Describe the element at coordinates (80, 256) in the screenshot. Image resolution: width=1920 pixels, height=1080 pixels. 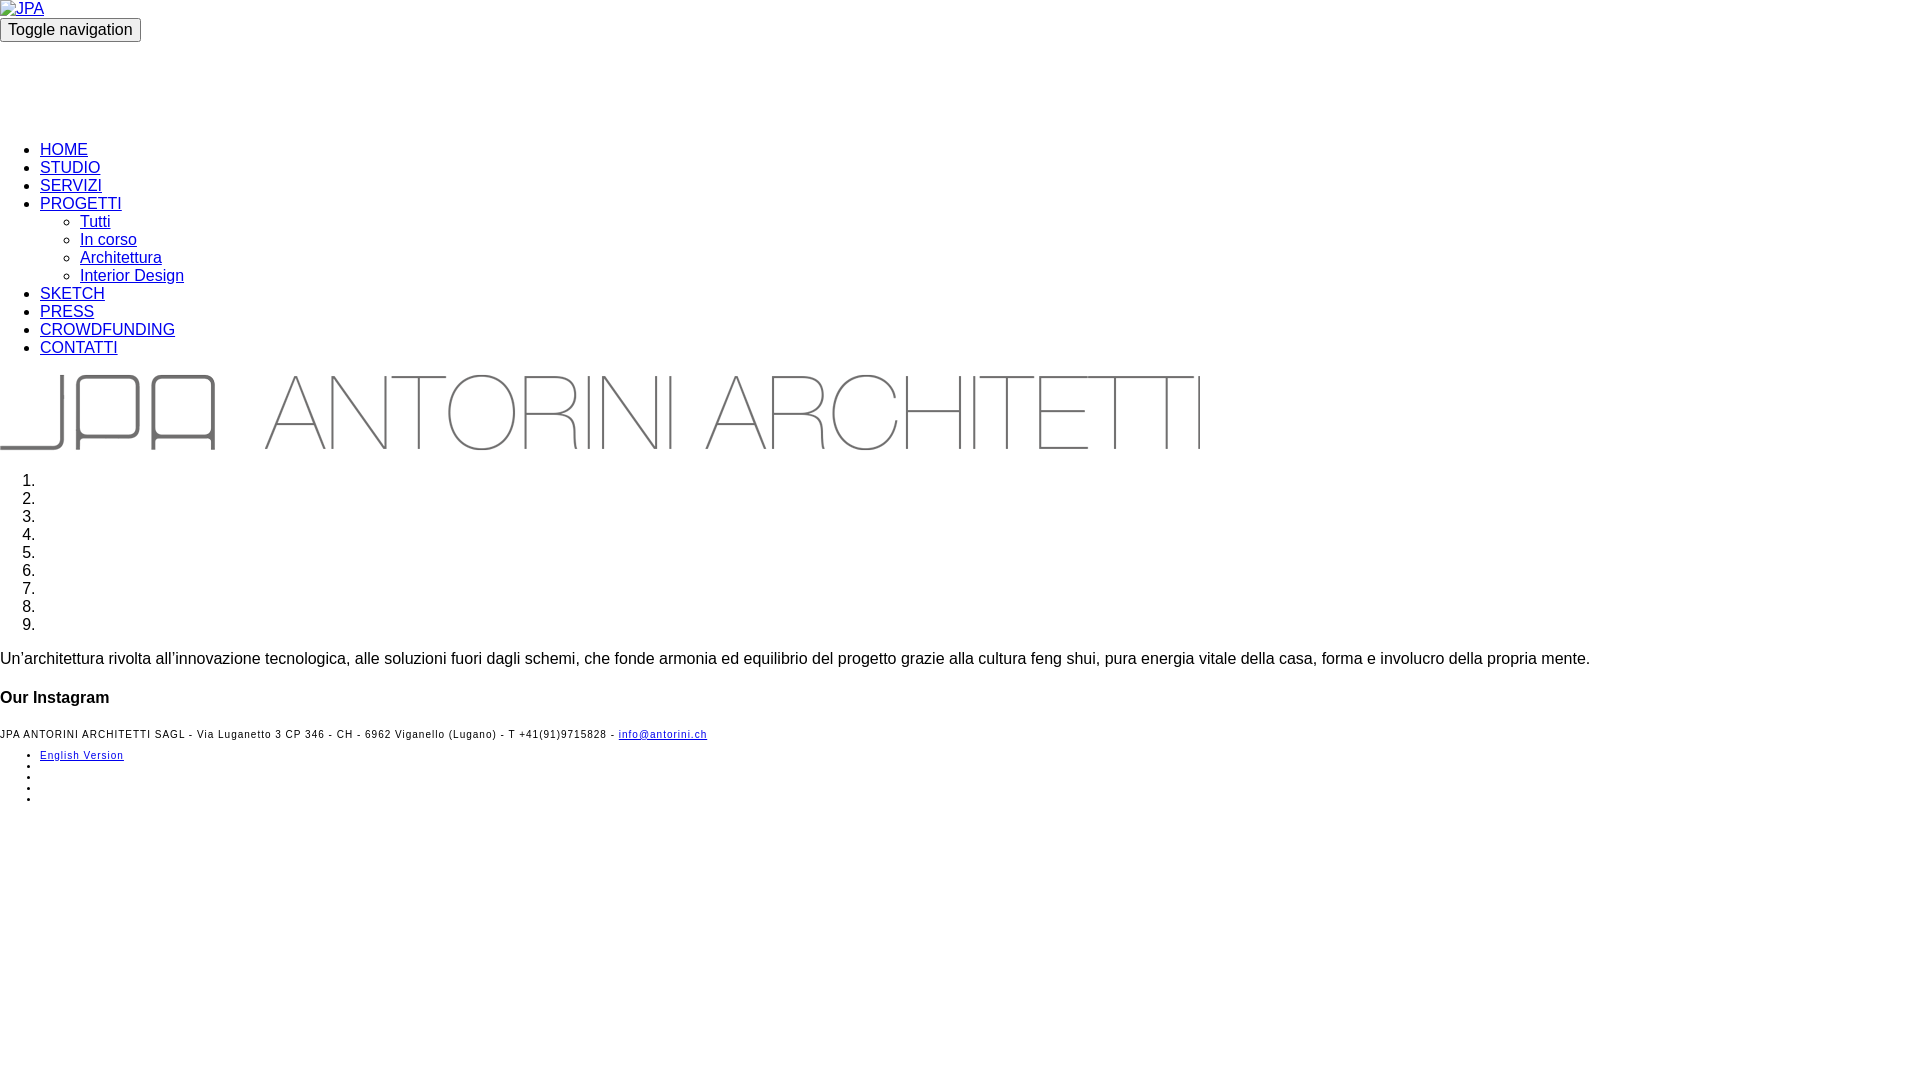
I see `'Architettura'` at that location.